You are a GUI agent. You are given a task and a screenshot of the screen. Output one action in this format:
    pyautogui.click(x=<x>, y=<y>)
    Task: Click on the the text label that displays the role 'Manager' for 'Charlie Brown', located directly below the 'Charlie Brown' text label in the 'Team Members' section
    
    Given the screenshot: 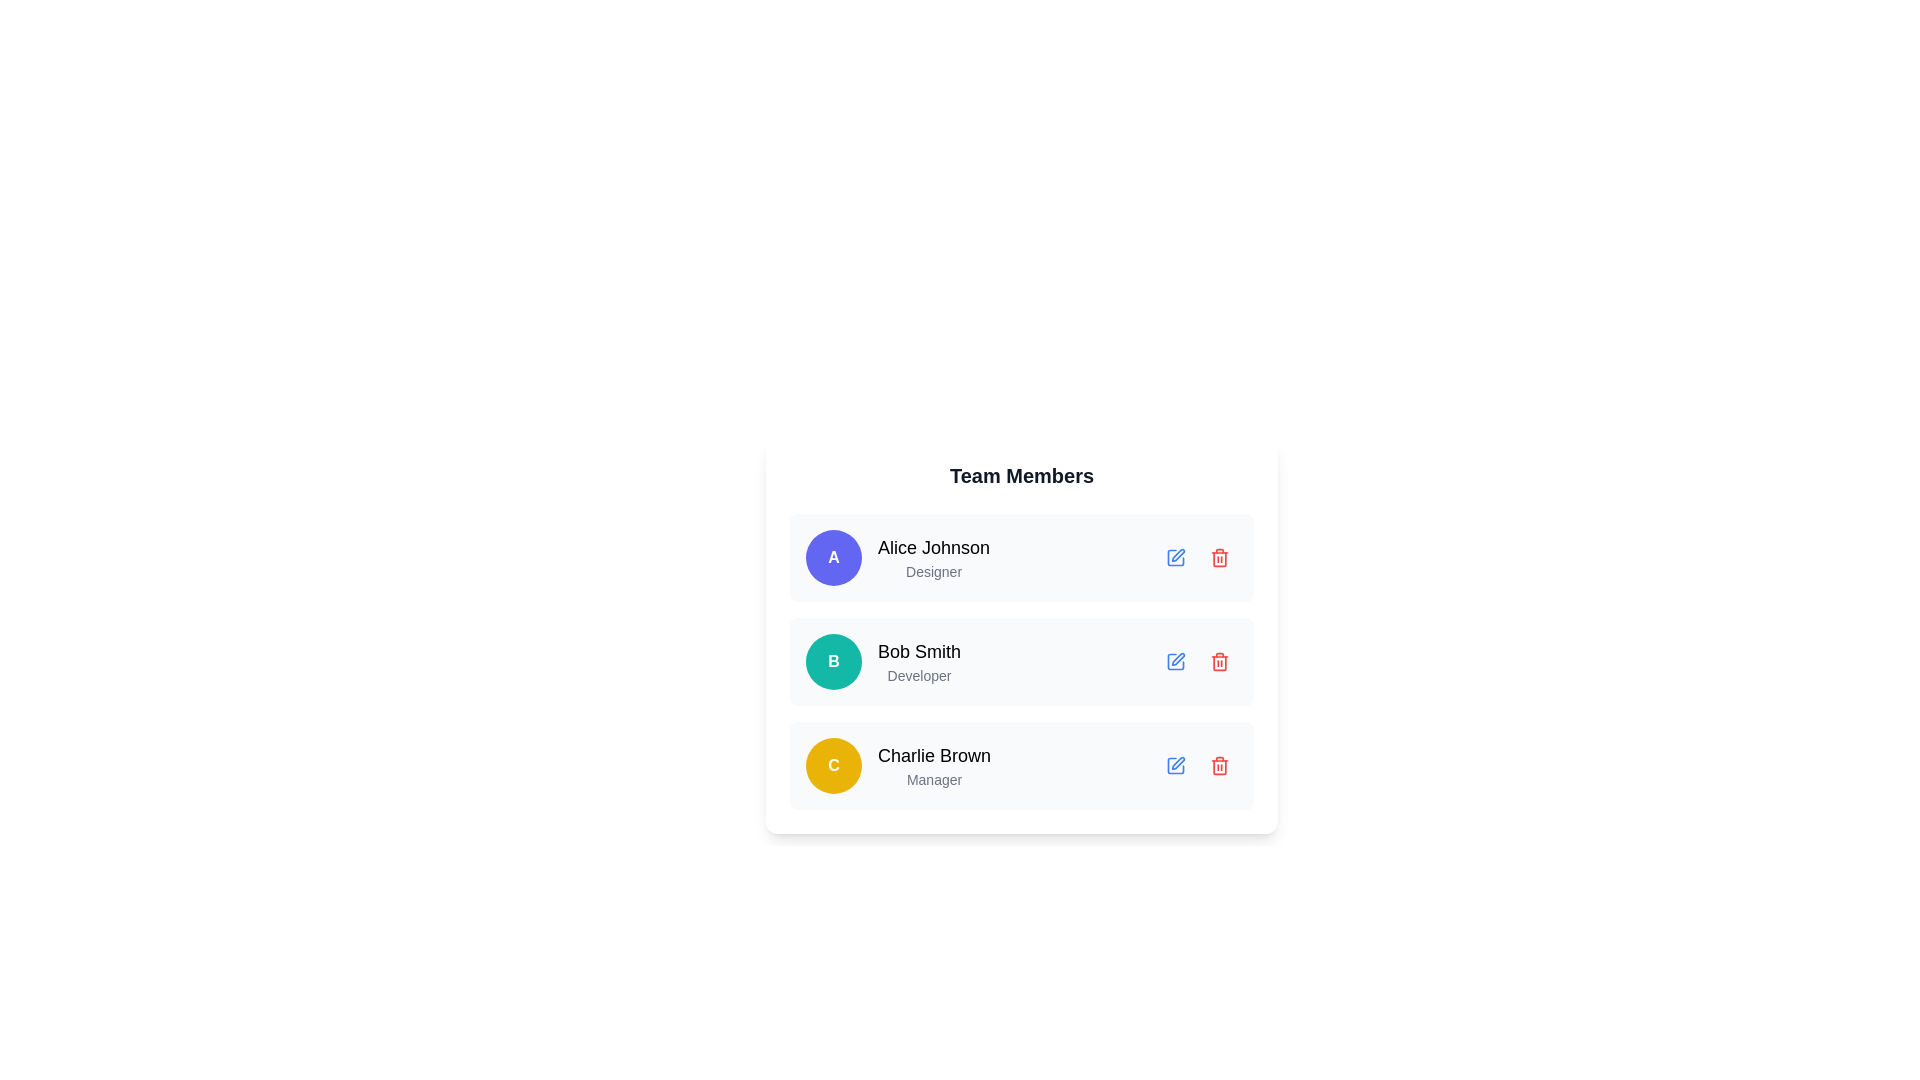 What is the action you would take?
    pyautogui.click(x=933, y=778)
    